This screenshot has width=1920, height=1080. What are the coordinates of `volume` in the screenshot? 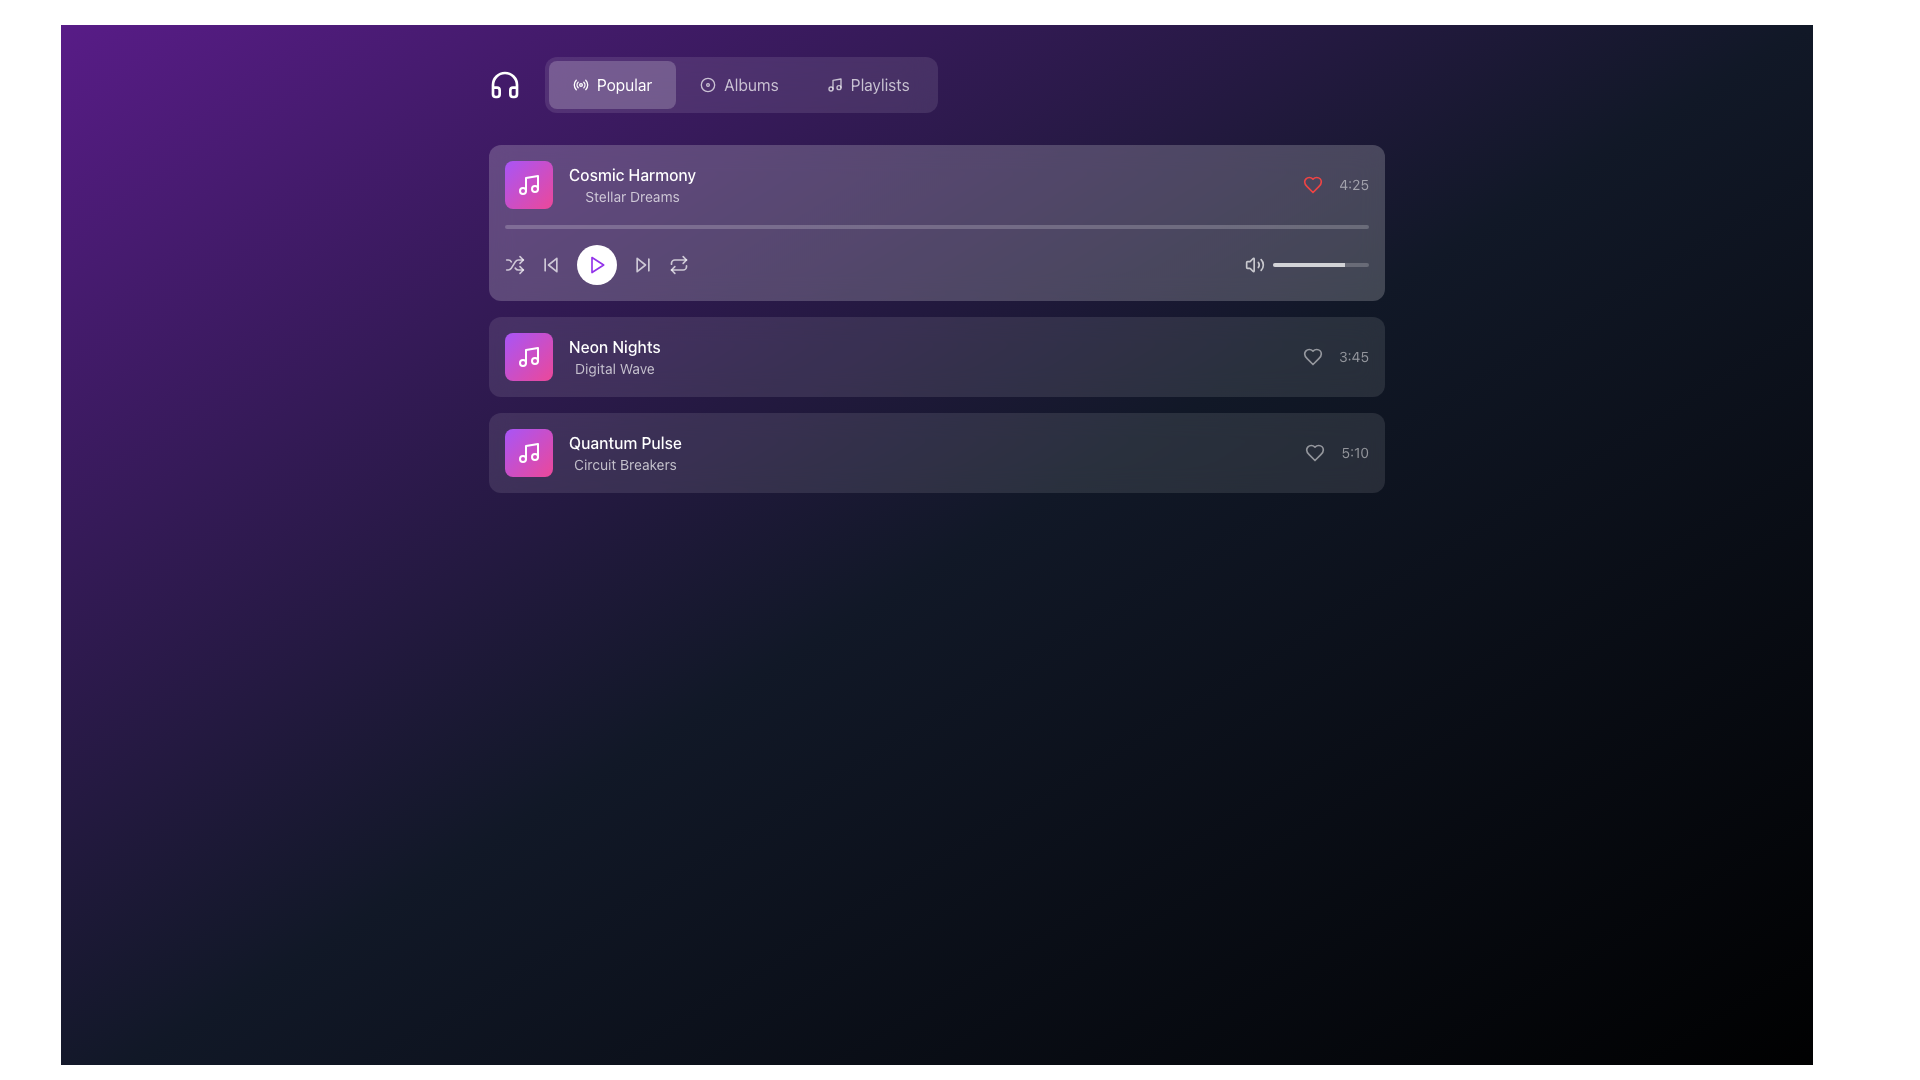 It's located at (1311, 264).